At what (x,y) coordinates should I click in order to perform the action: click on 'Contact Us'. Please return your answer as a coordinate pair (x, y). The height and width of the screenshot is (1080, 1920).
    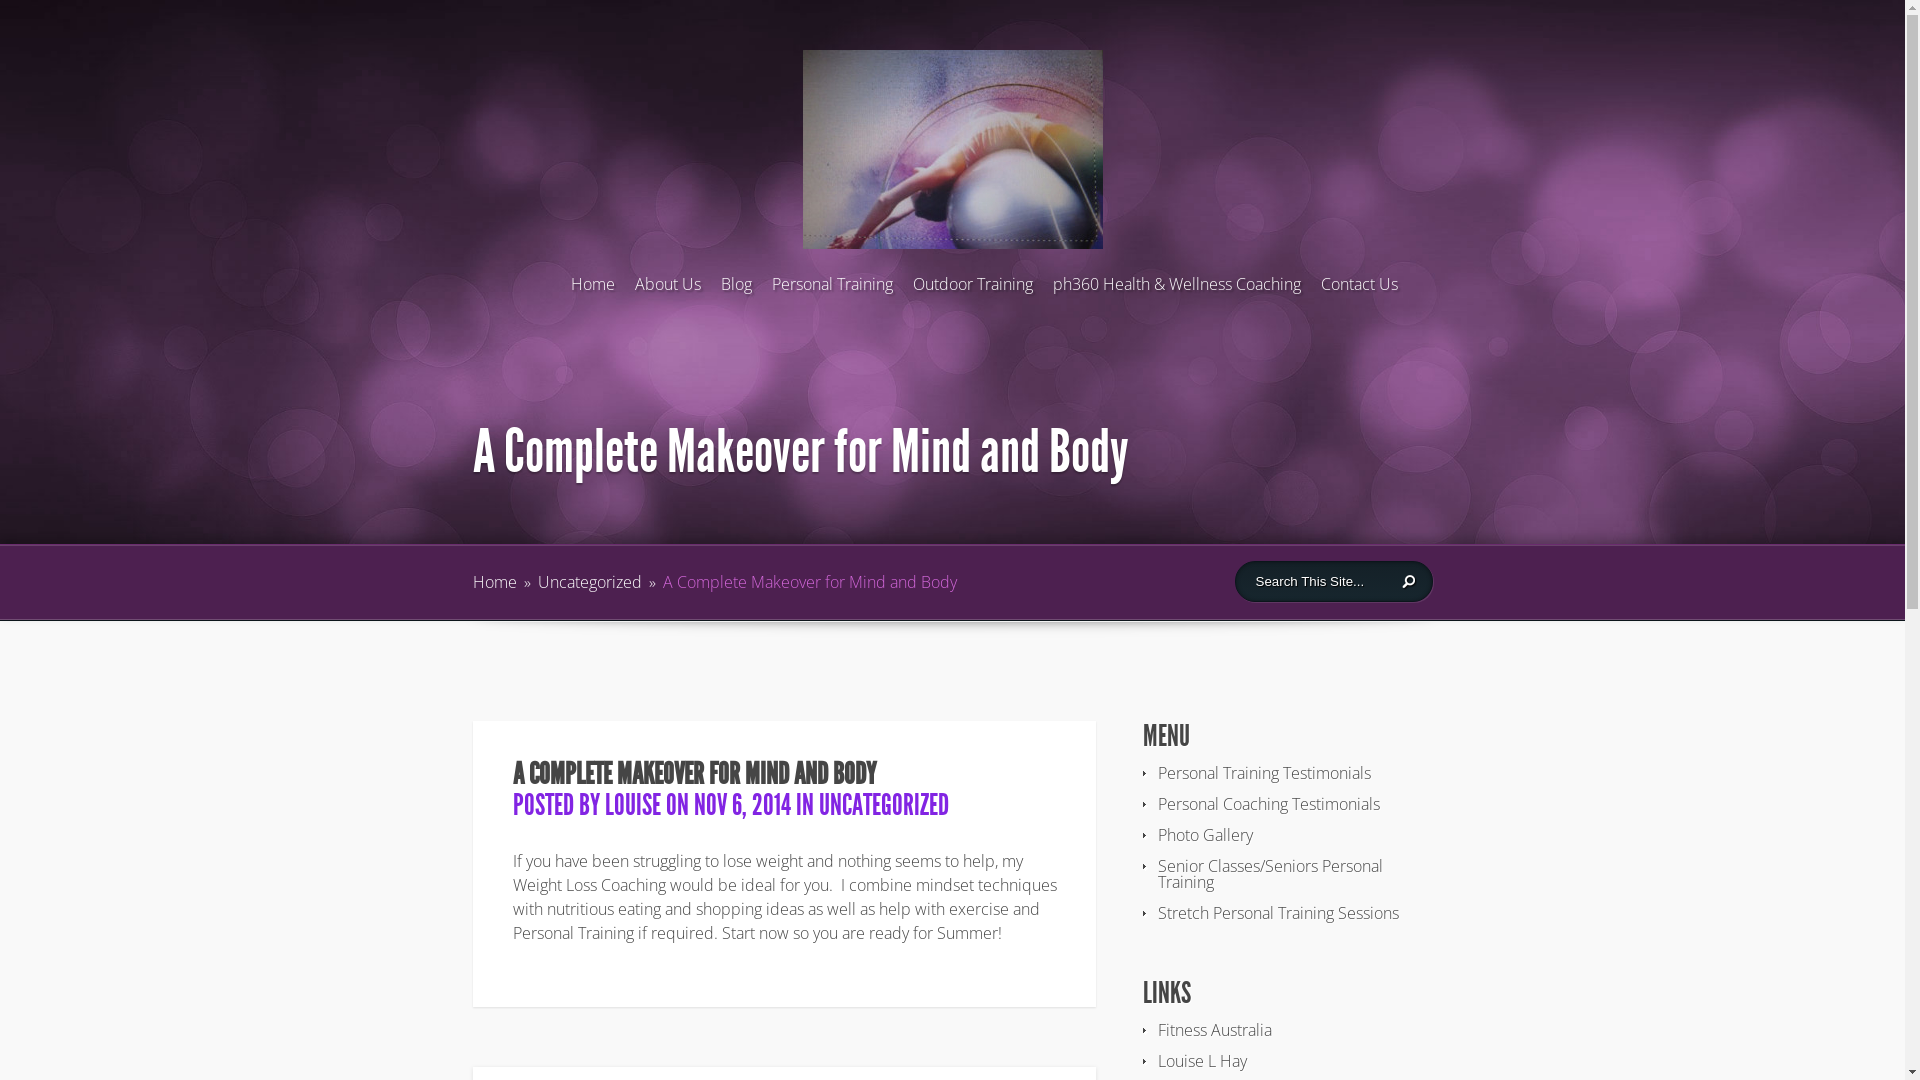
    Looking at the image, I should click on (1358, 289).